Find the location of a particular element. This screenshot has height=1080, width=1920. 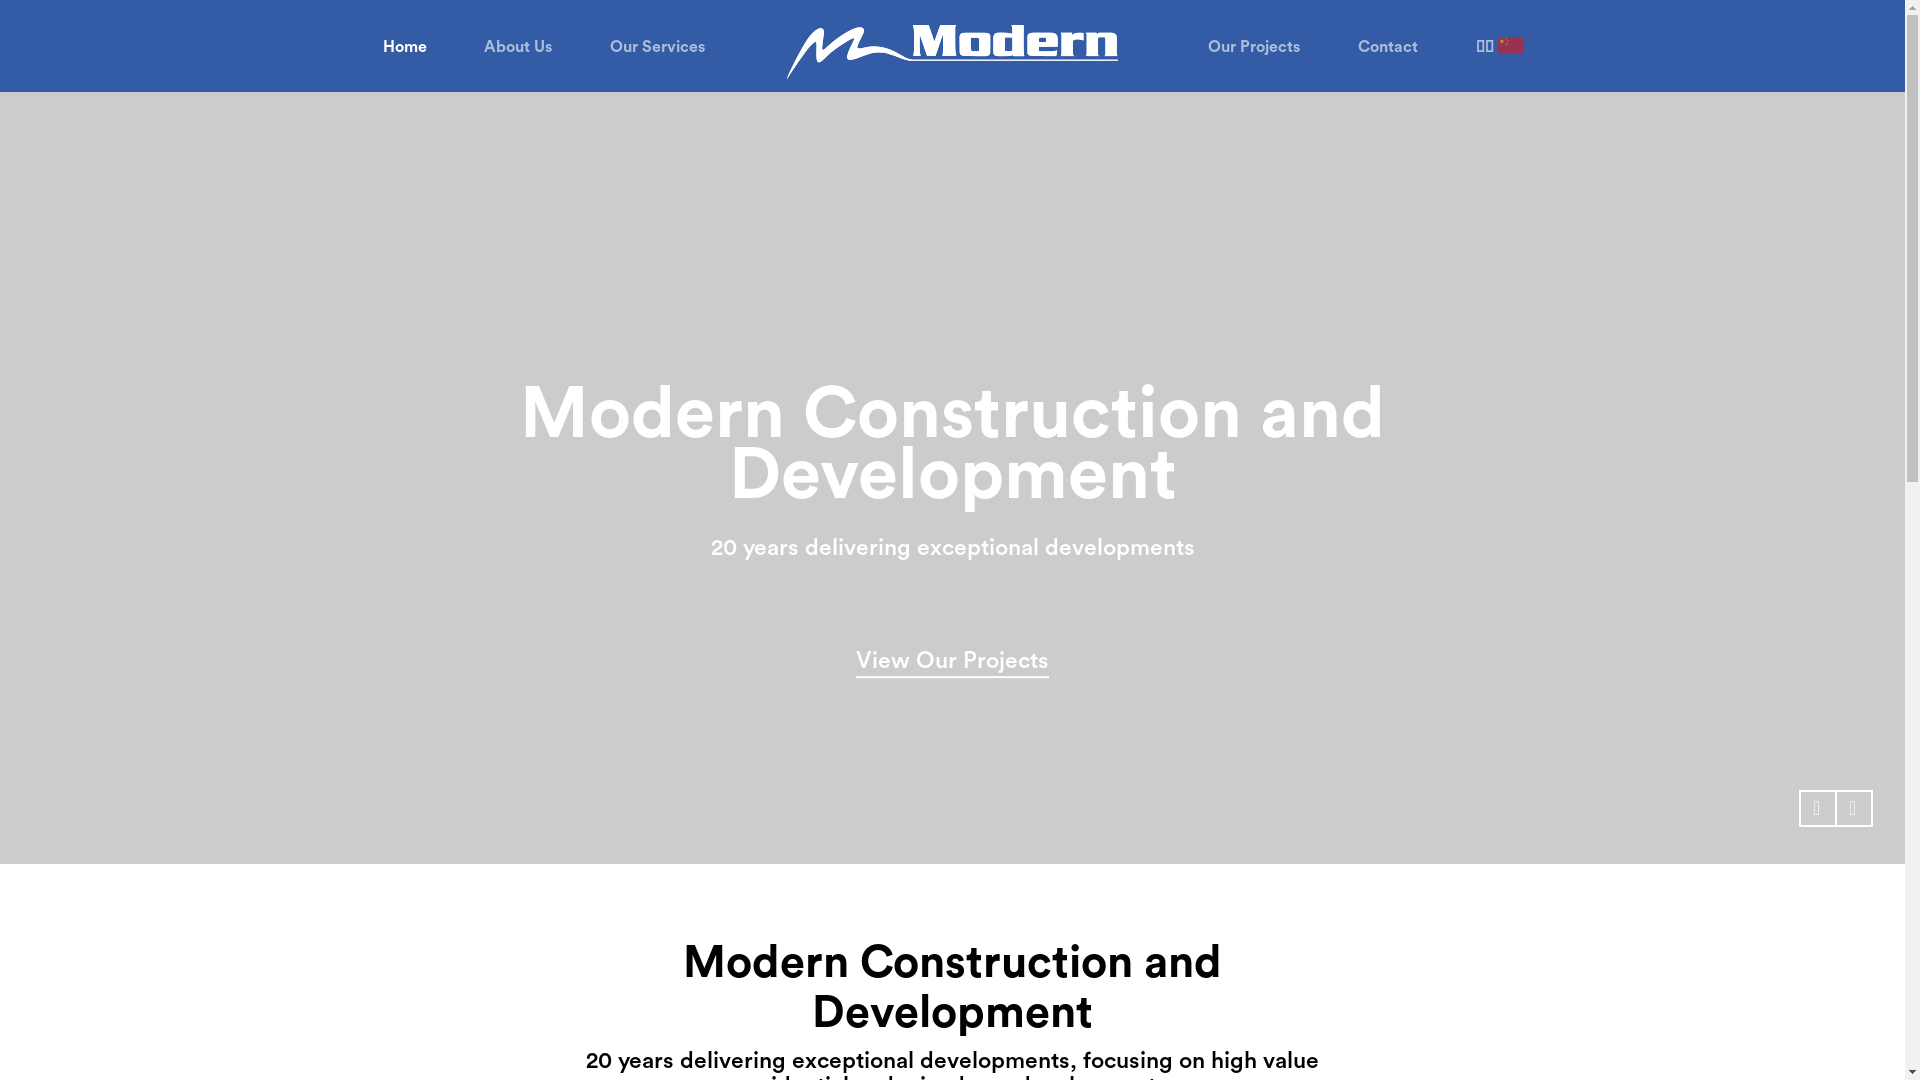

'Our Projects' is located at coordinates (1252, 46).